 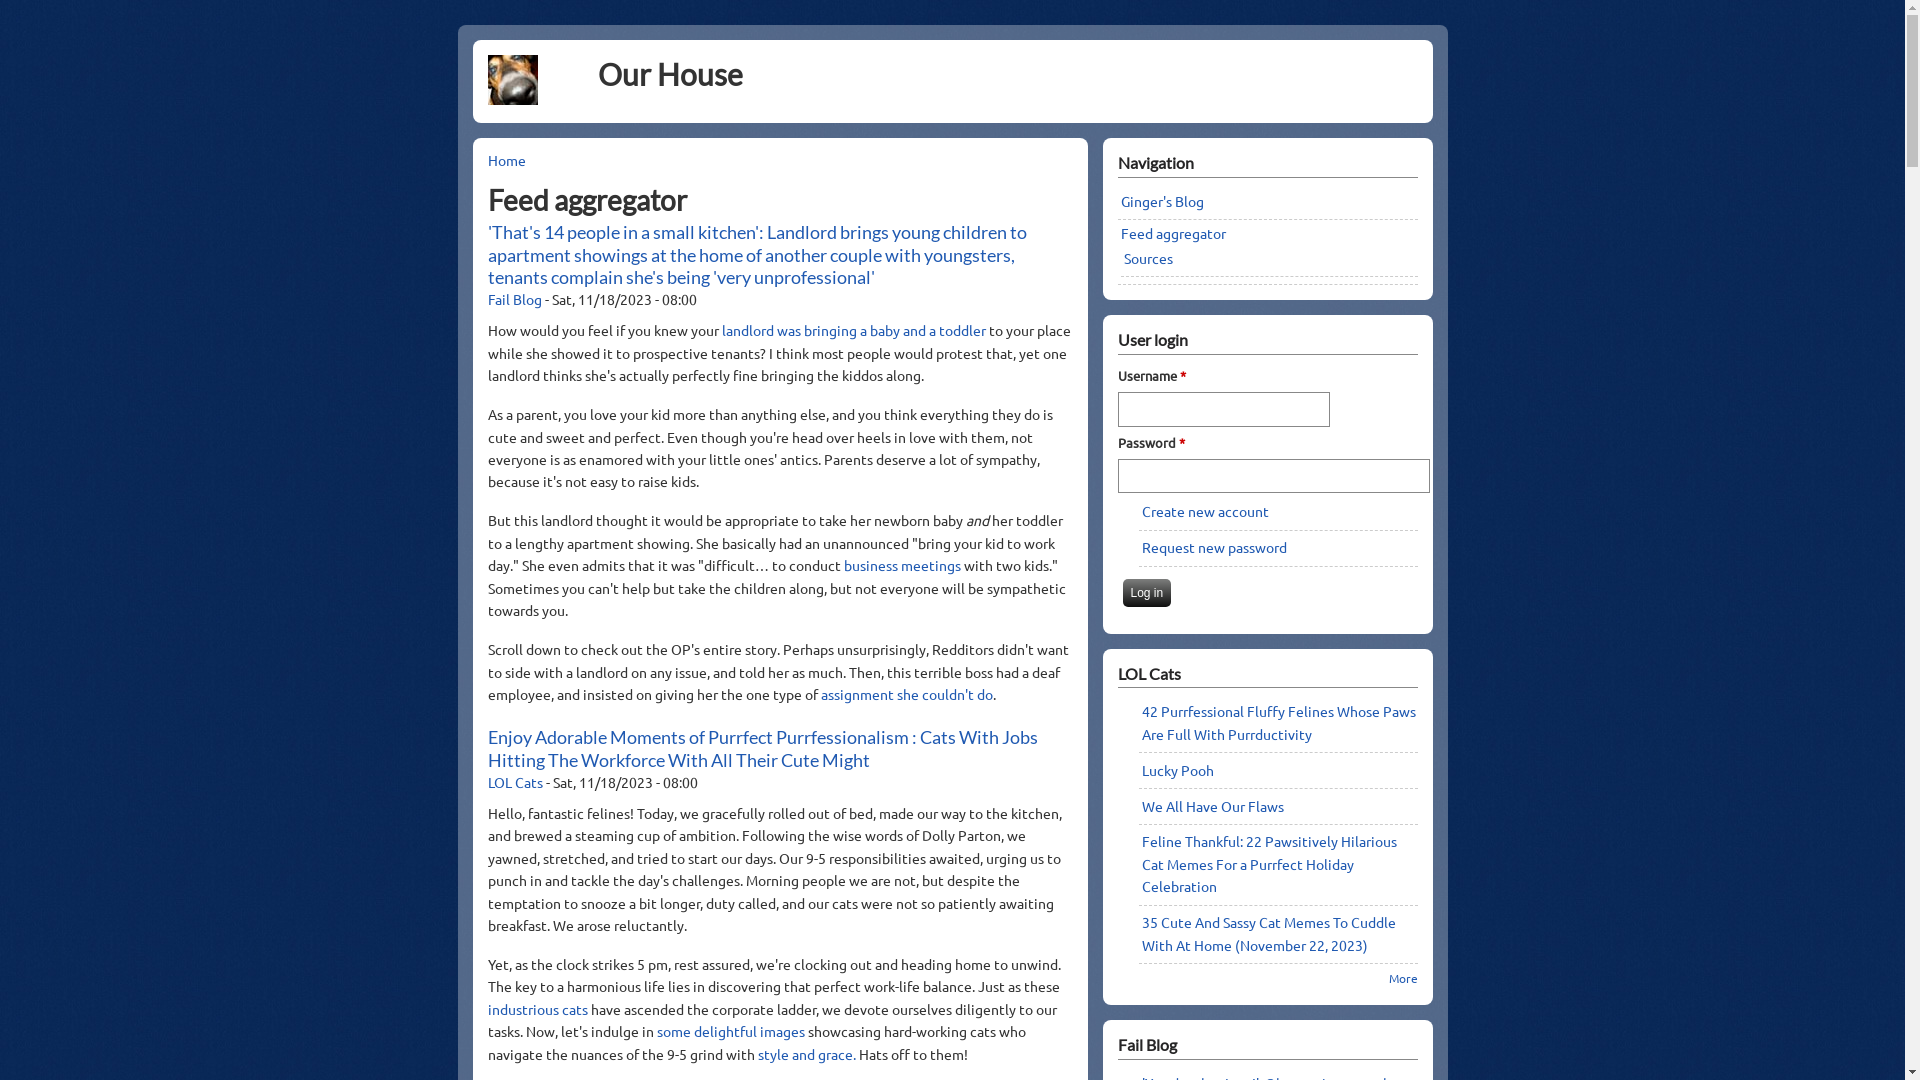 What do you see at coordinates (844, 564) in the screenshot?
I see `'business meetings'` at bounding box center [844, 564].